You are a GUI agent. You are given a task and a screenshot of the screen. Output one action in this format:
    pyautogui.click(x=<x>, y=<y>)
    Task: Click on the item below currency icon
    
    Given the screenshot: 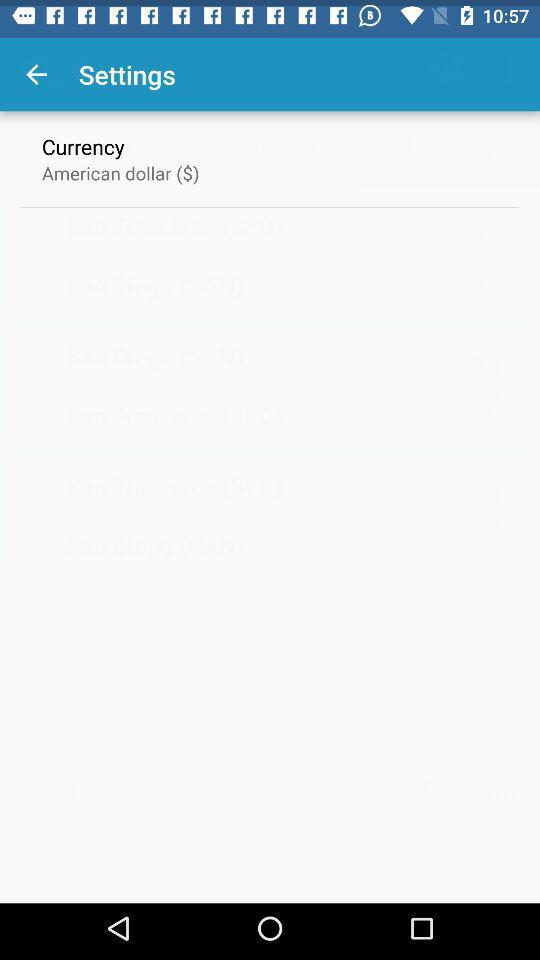 What is the action you would take?
    pyautogui.click(x=120, y=165)
    